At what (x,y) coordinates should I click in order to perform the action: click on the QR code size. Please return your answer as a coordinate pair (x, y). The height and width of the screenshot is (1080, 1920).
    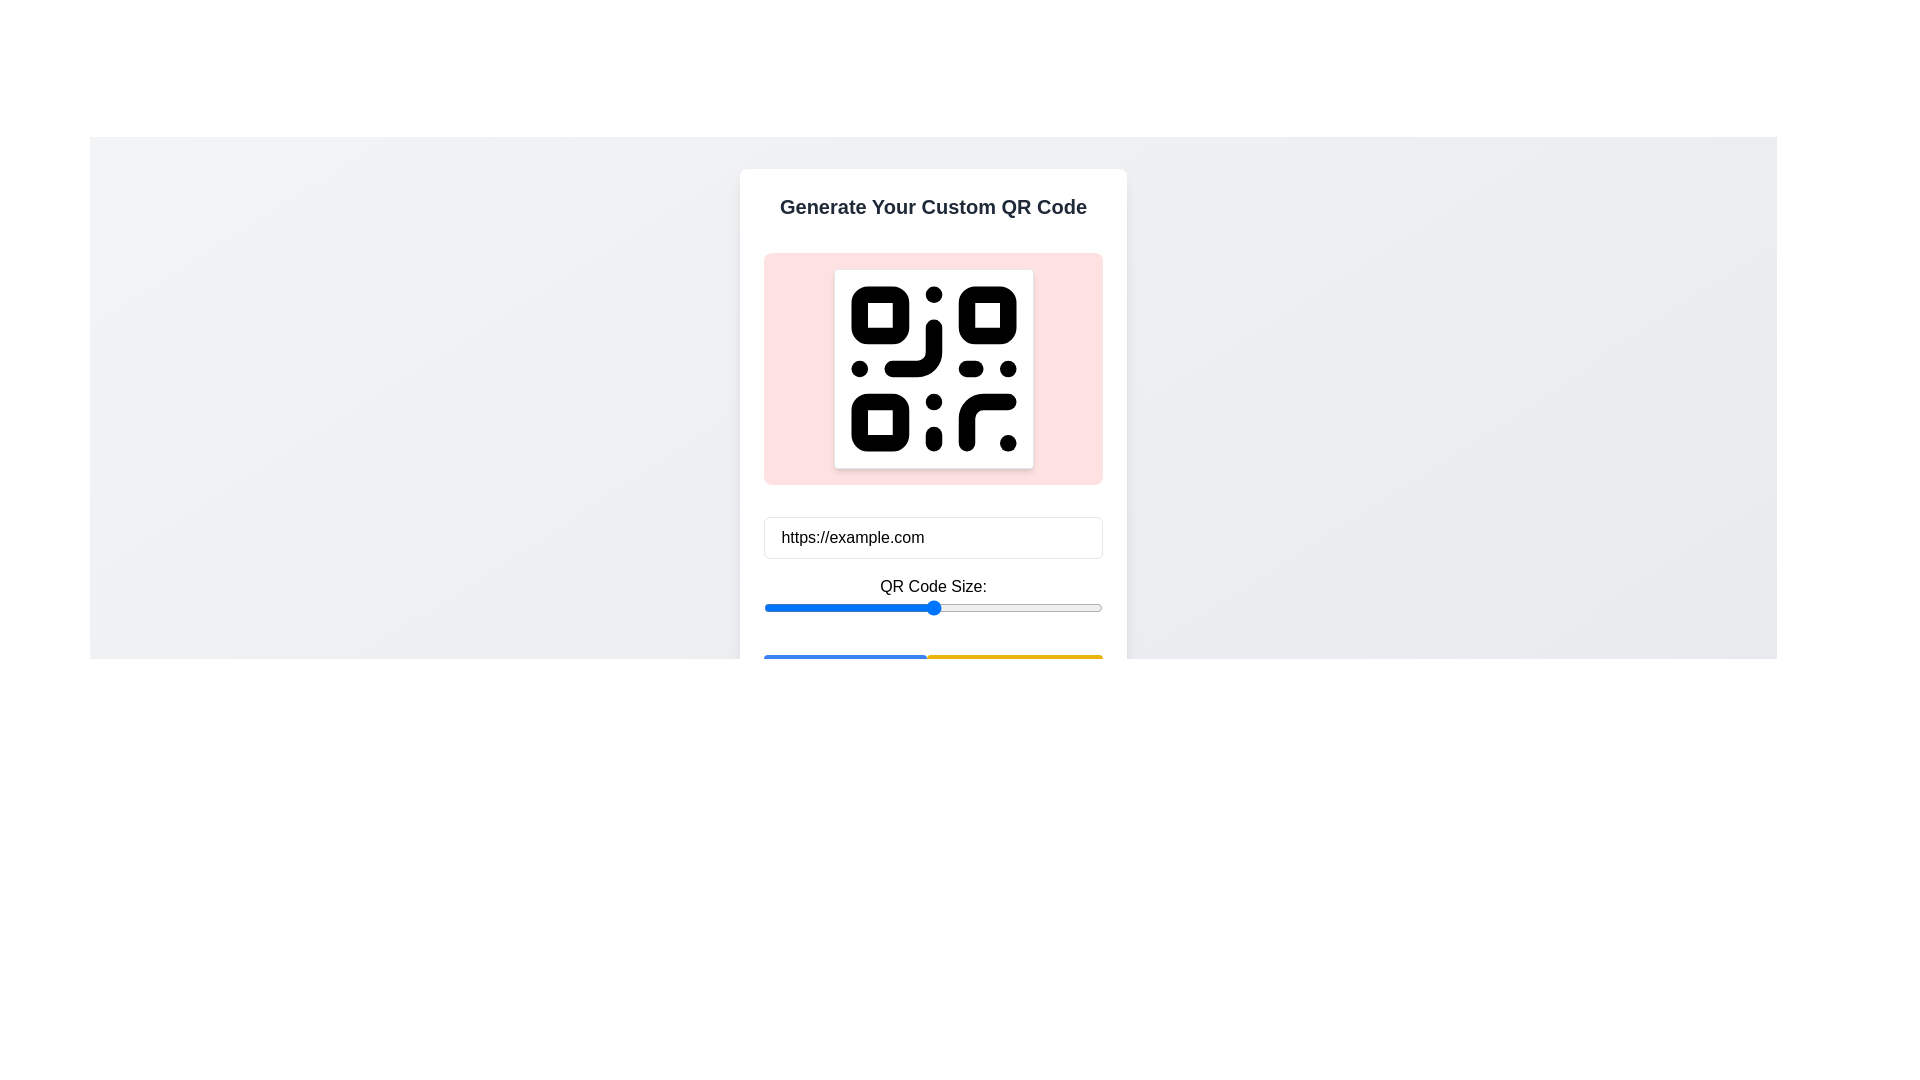
    Looking at the image, I should click on (867, 607).